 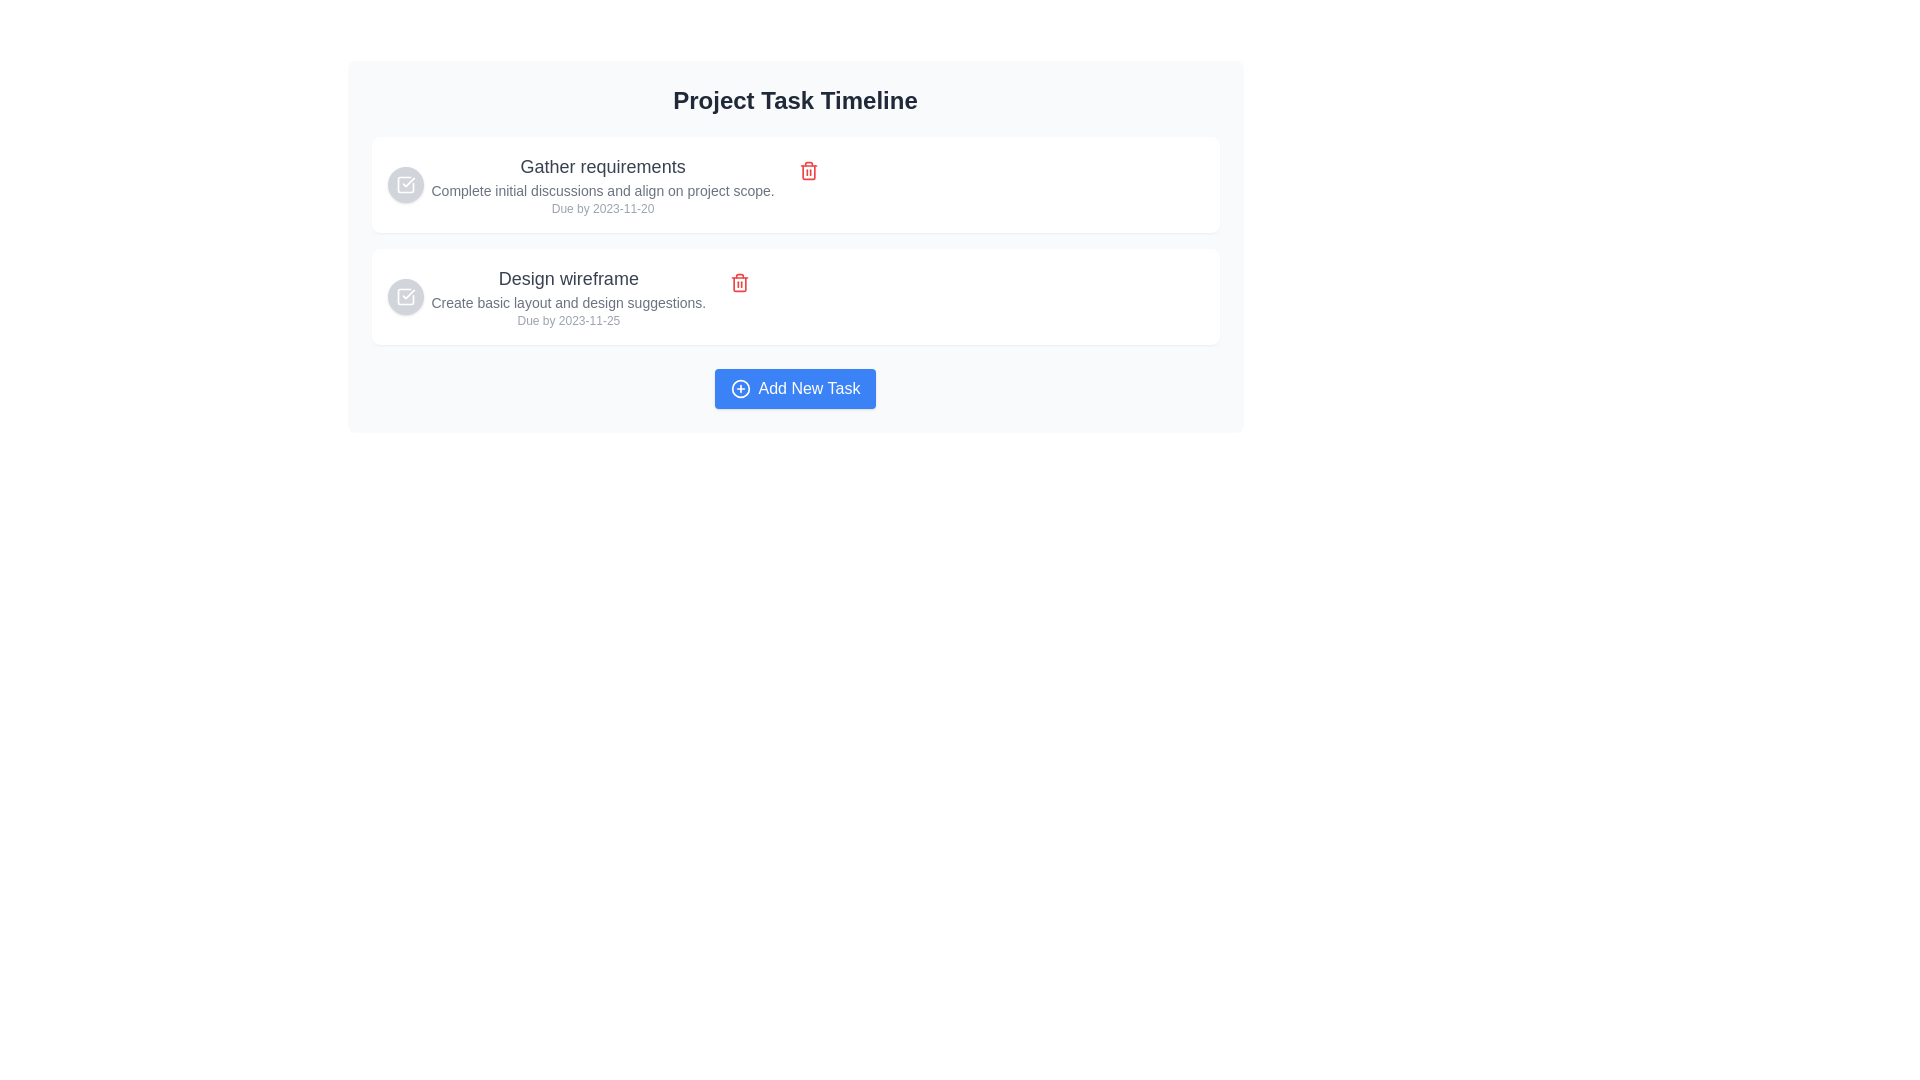 What do you see at coordinates (404, 185) in the screenshot?
I see `the graphical component forming the icon background located in the upper task block titled 'Gather requirements', which indicates a status or action associated with the task` at bounding box center [404, 185].